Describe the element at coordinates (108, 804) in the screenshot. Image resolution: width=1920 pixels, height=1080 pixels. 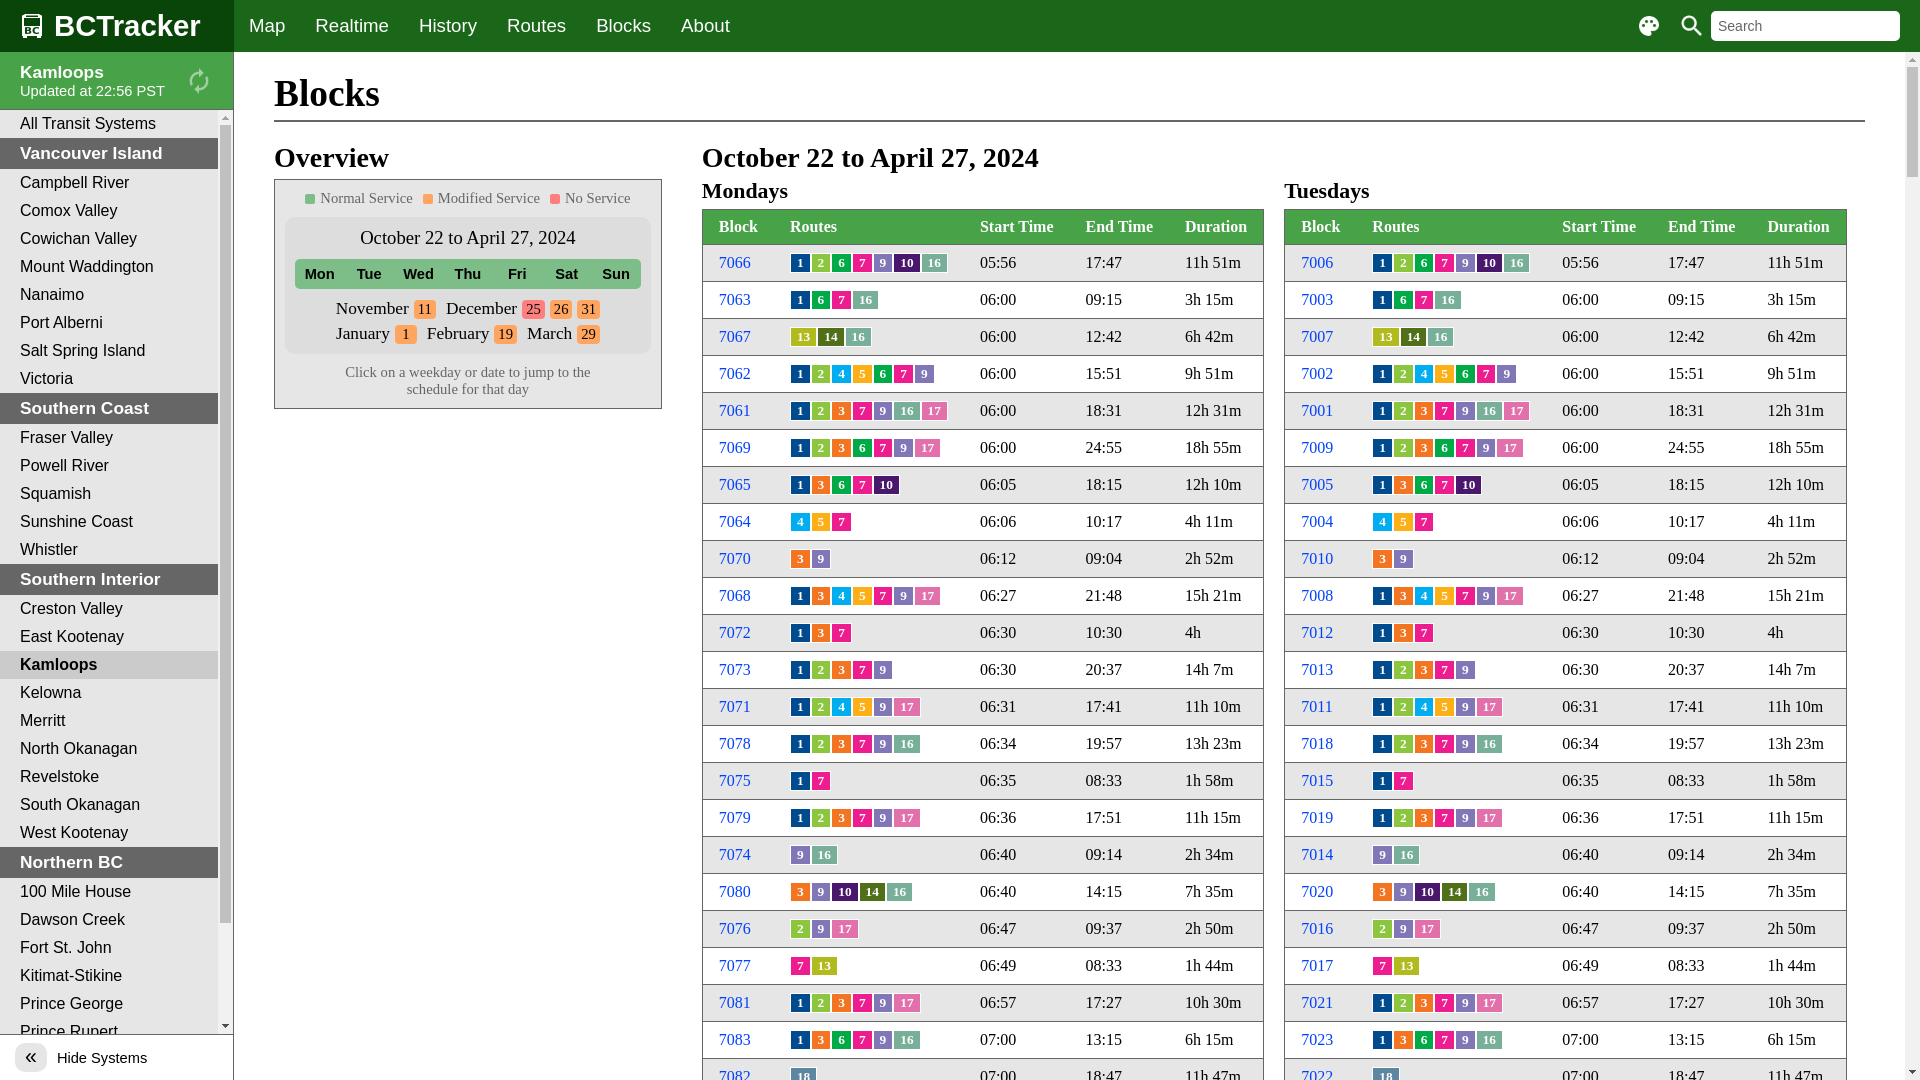
I see `'South Okanagan'` at that location.